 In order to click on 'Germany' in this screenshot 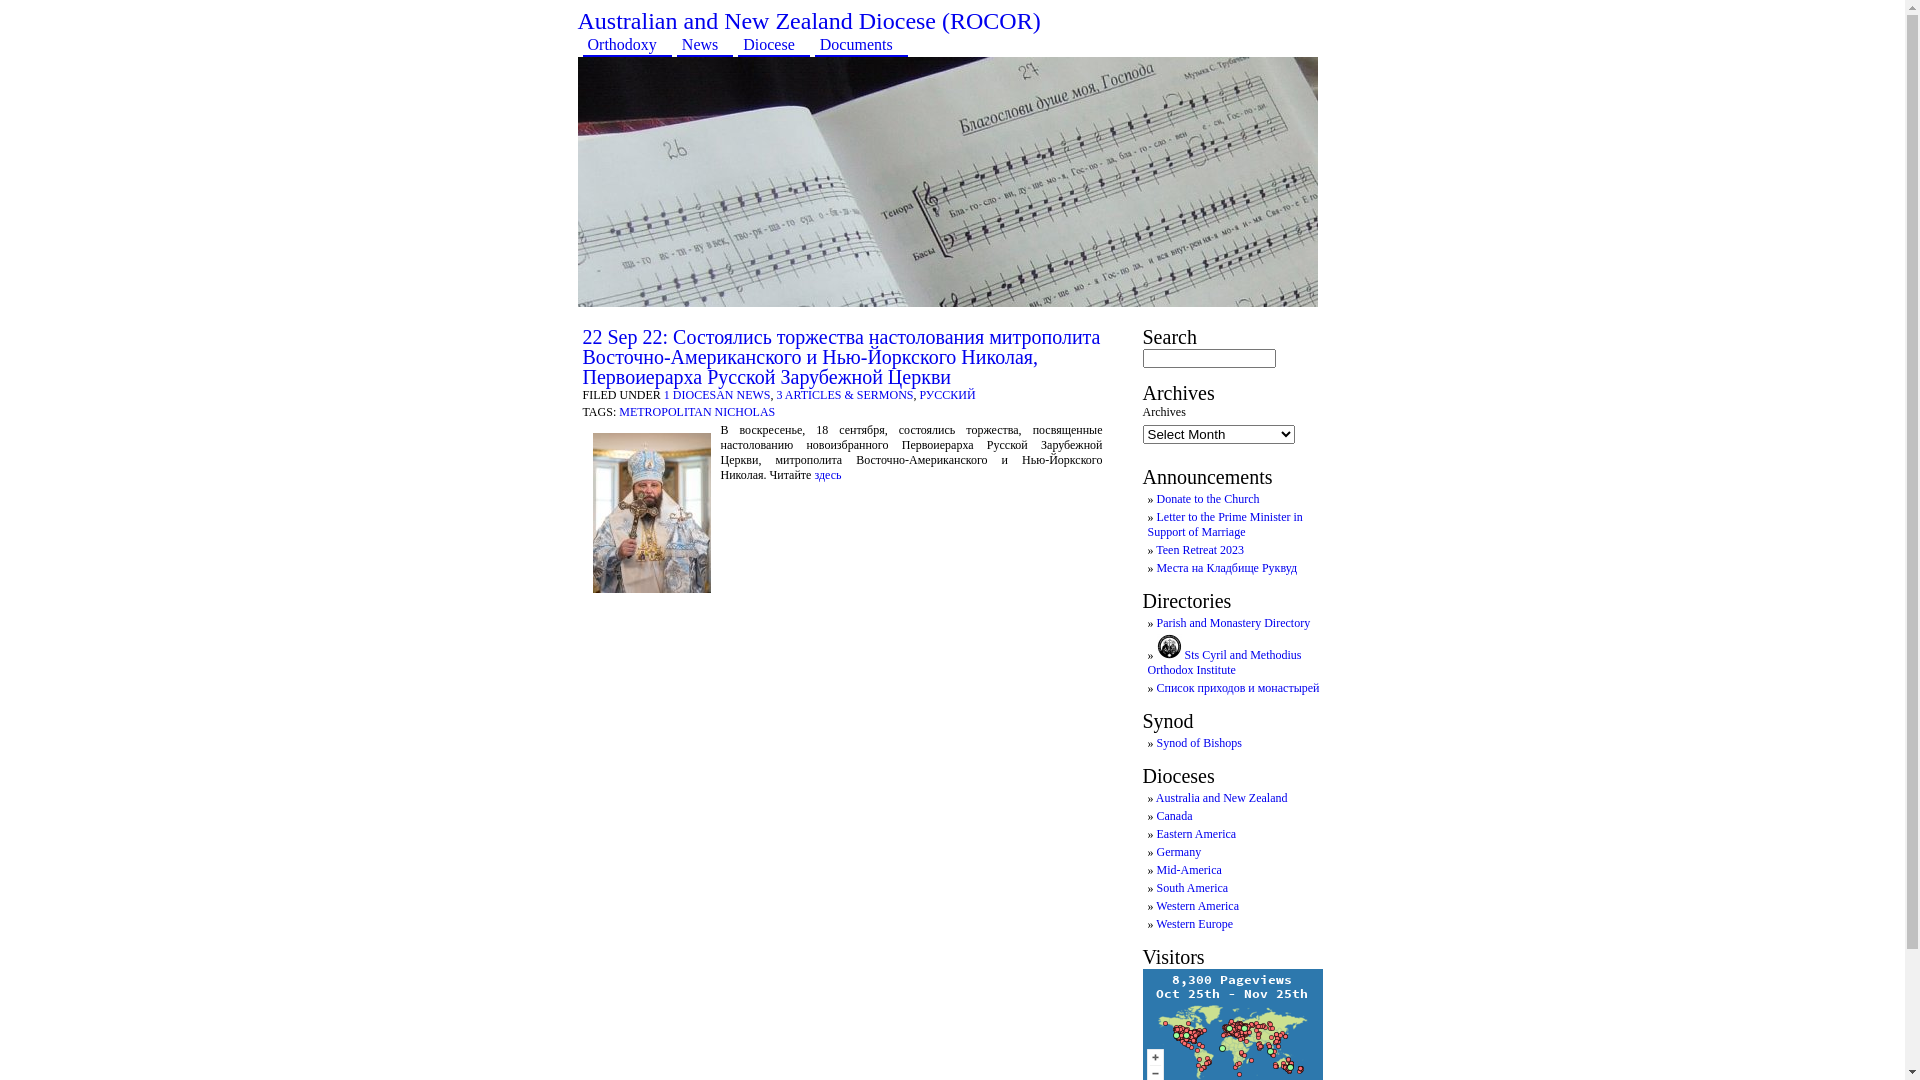, I will do `click(1178, 852)`.